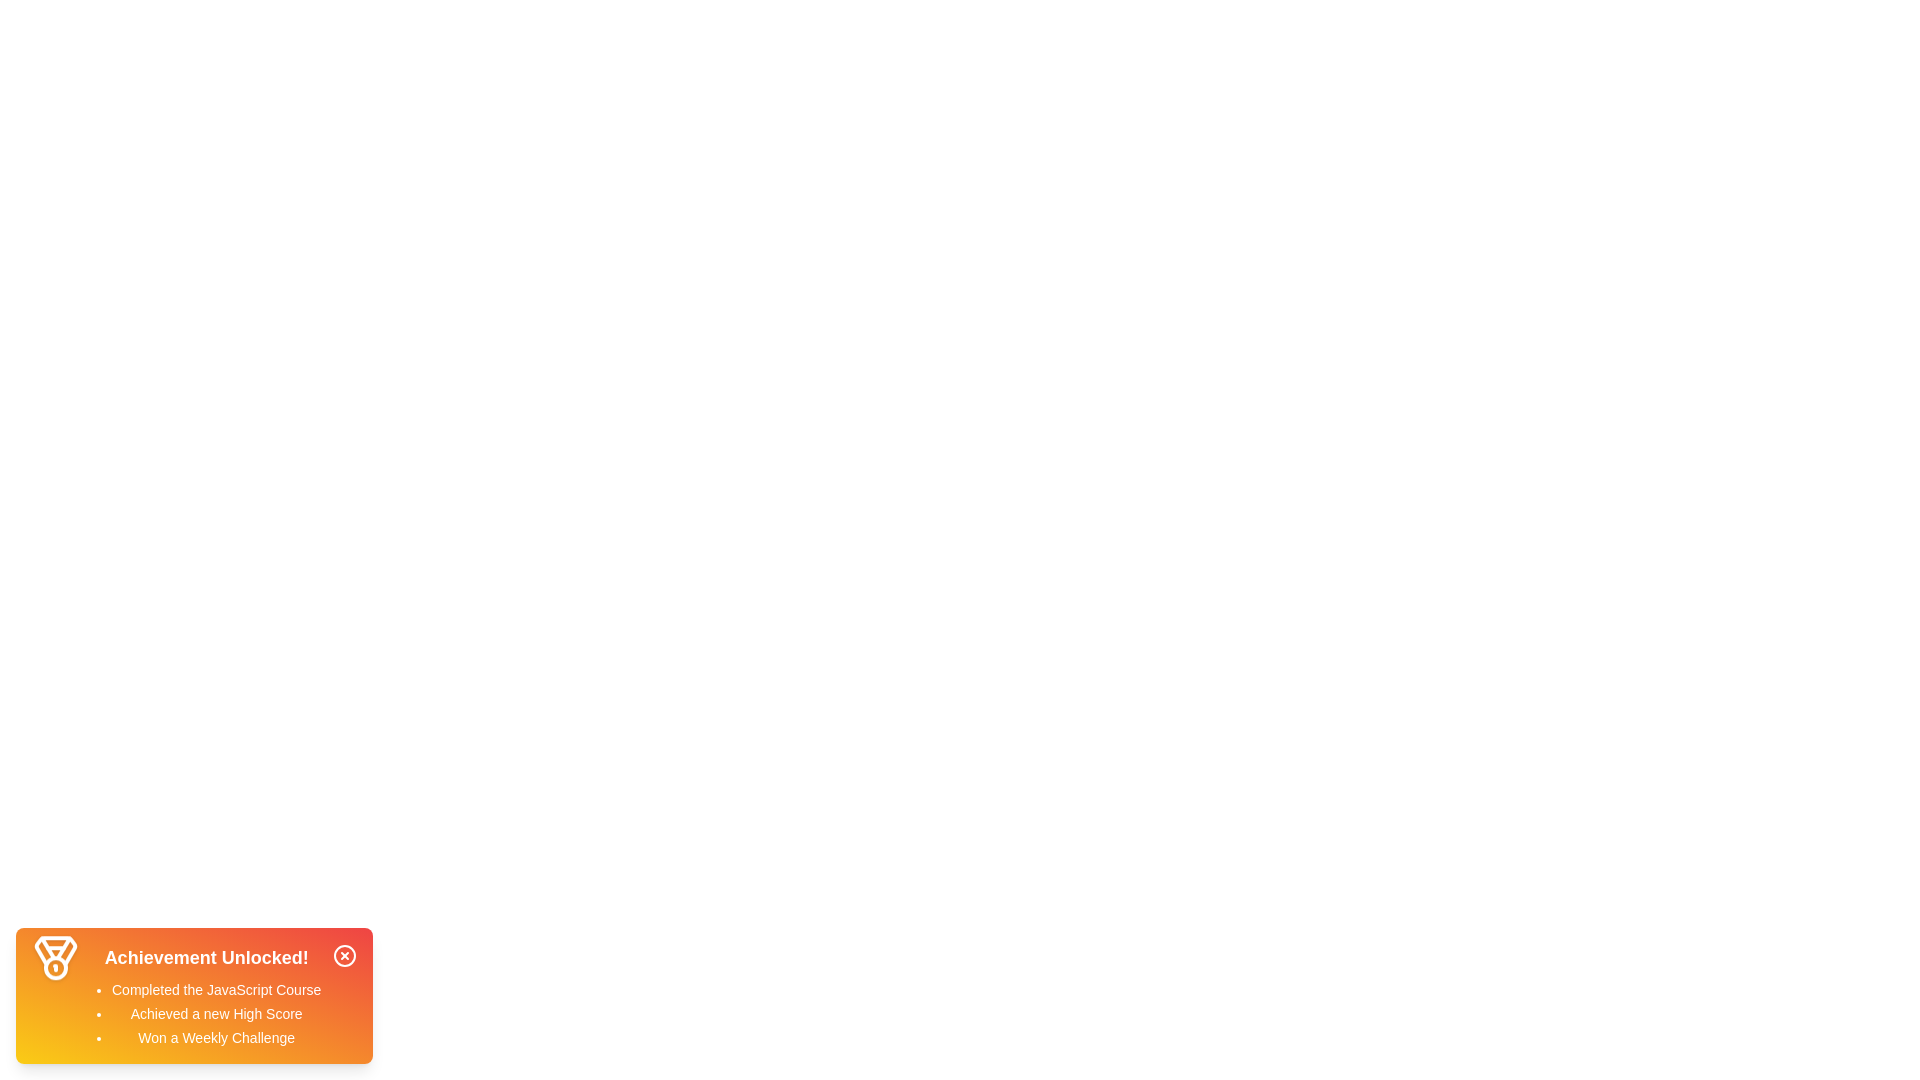 Image resolution: width=1920 pixels, height=1080 pixels. I want to click on the medal icon to focus on it, so click(56, 963).